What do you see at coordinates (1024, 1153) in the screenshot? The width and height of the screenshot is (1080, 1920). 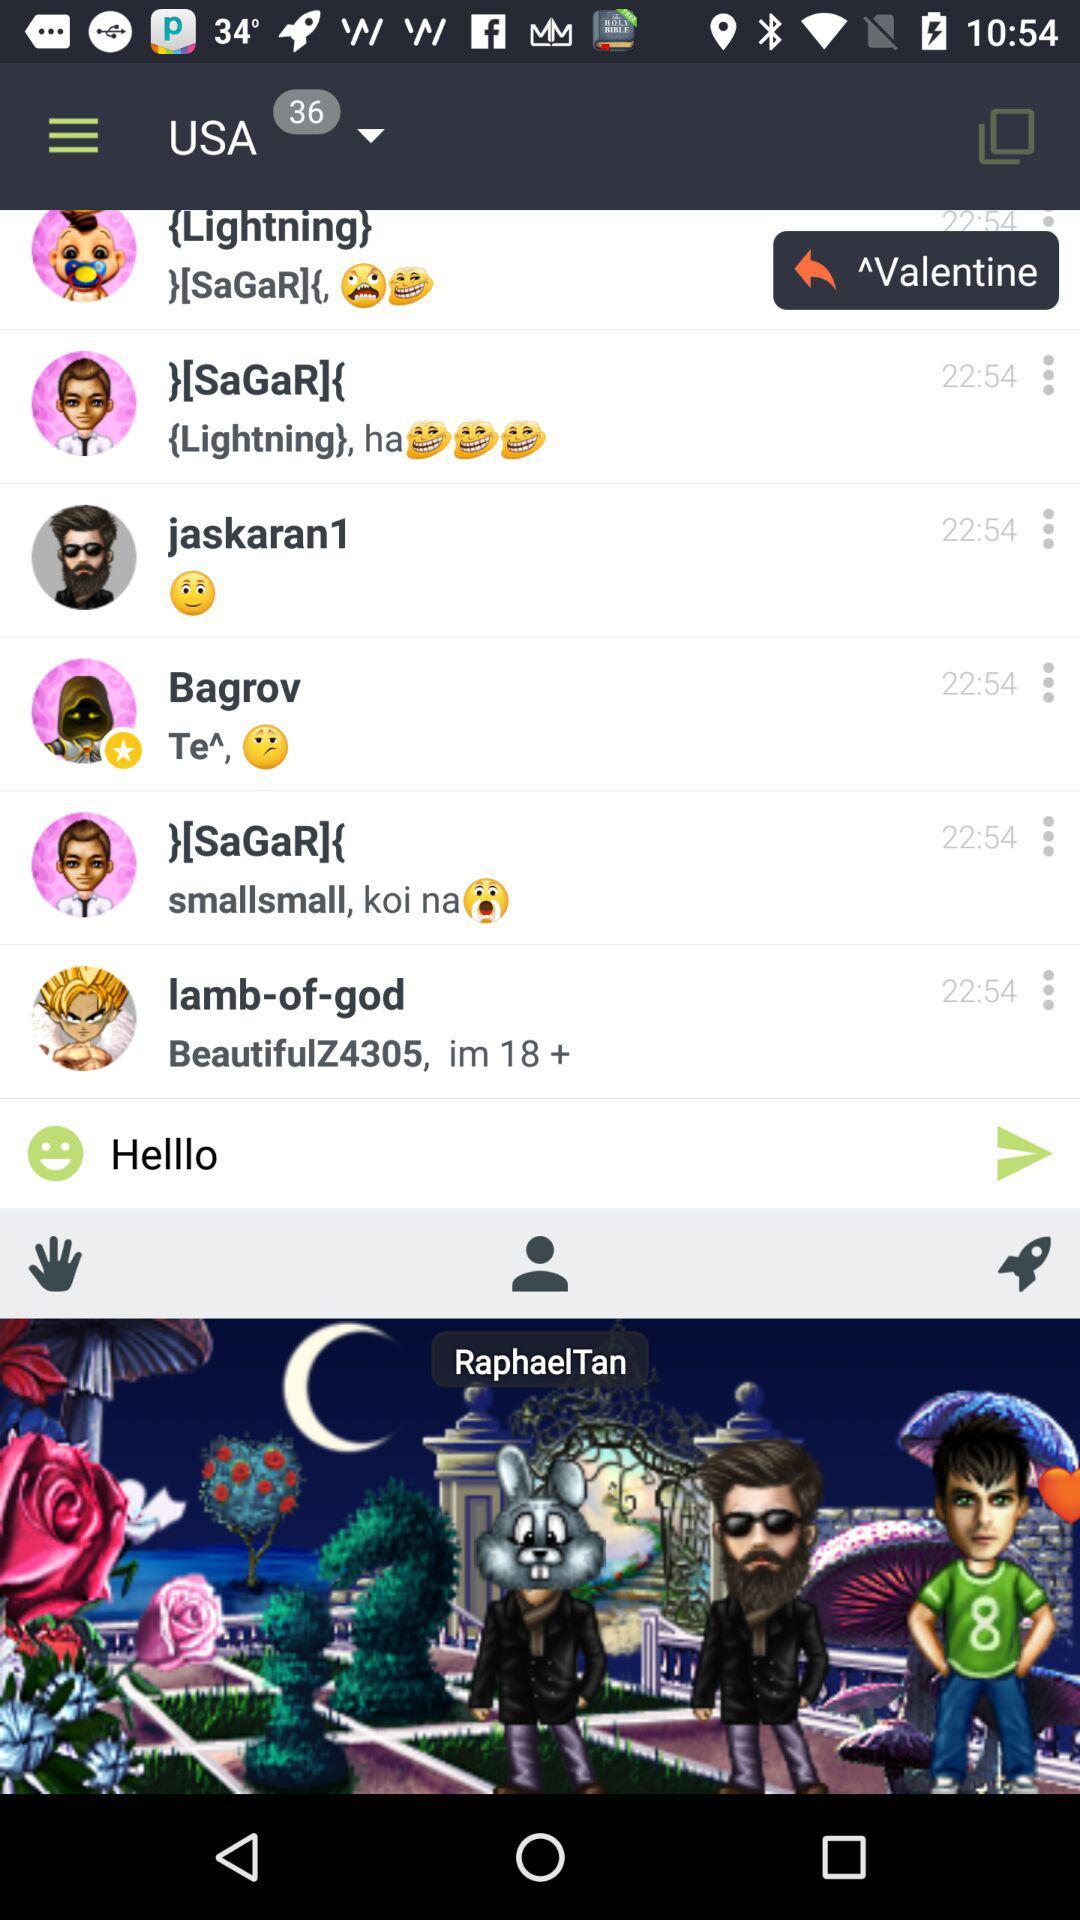 I see `the icon to the right of the helllo icon` at bounding box center [1024, 1153].